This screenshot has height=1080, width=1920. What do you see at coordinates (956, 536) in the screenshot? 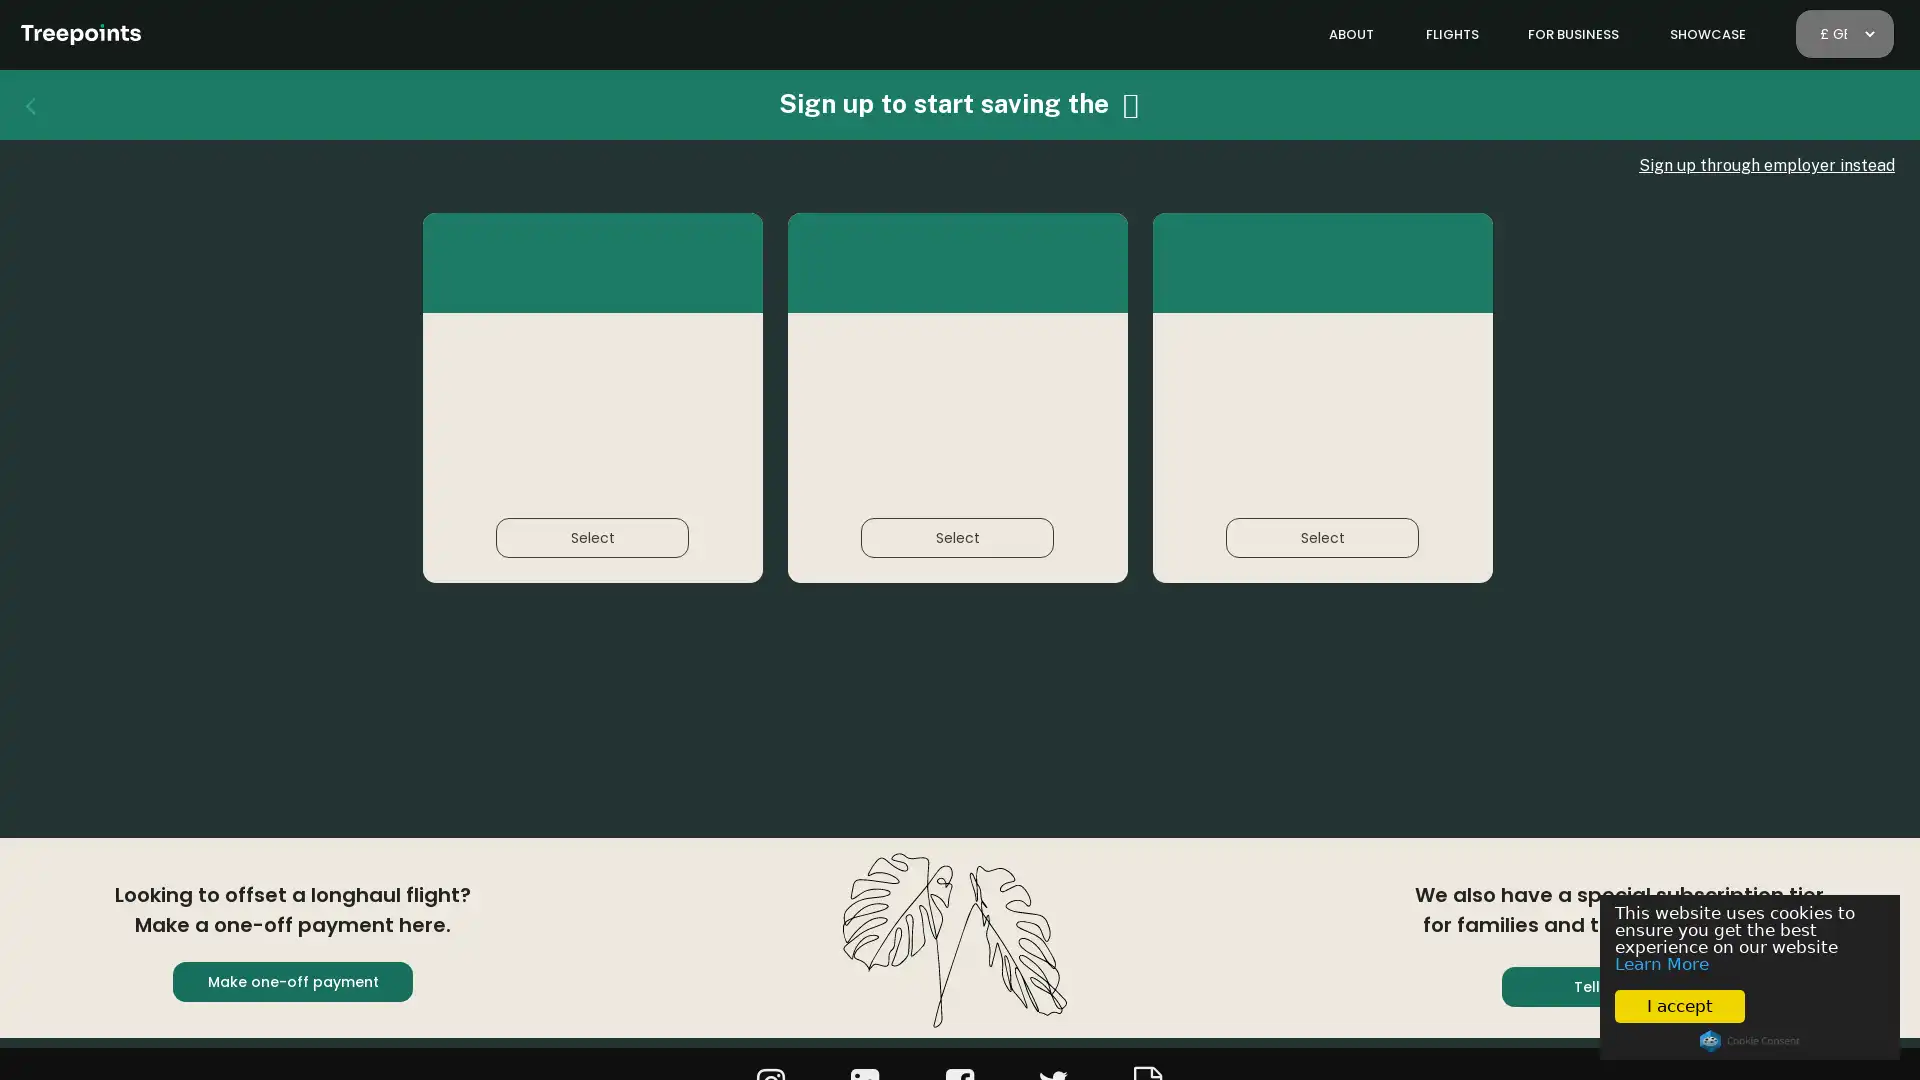
I see `Select` at bounding box center [956, 536].